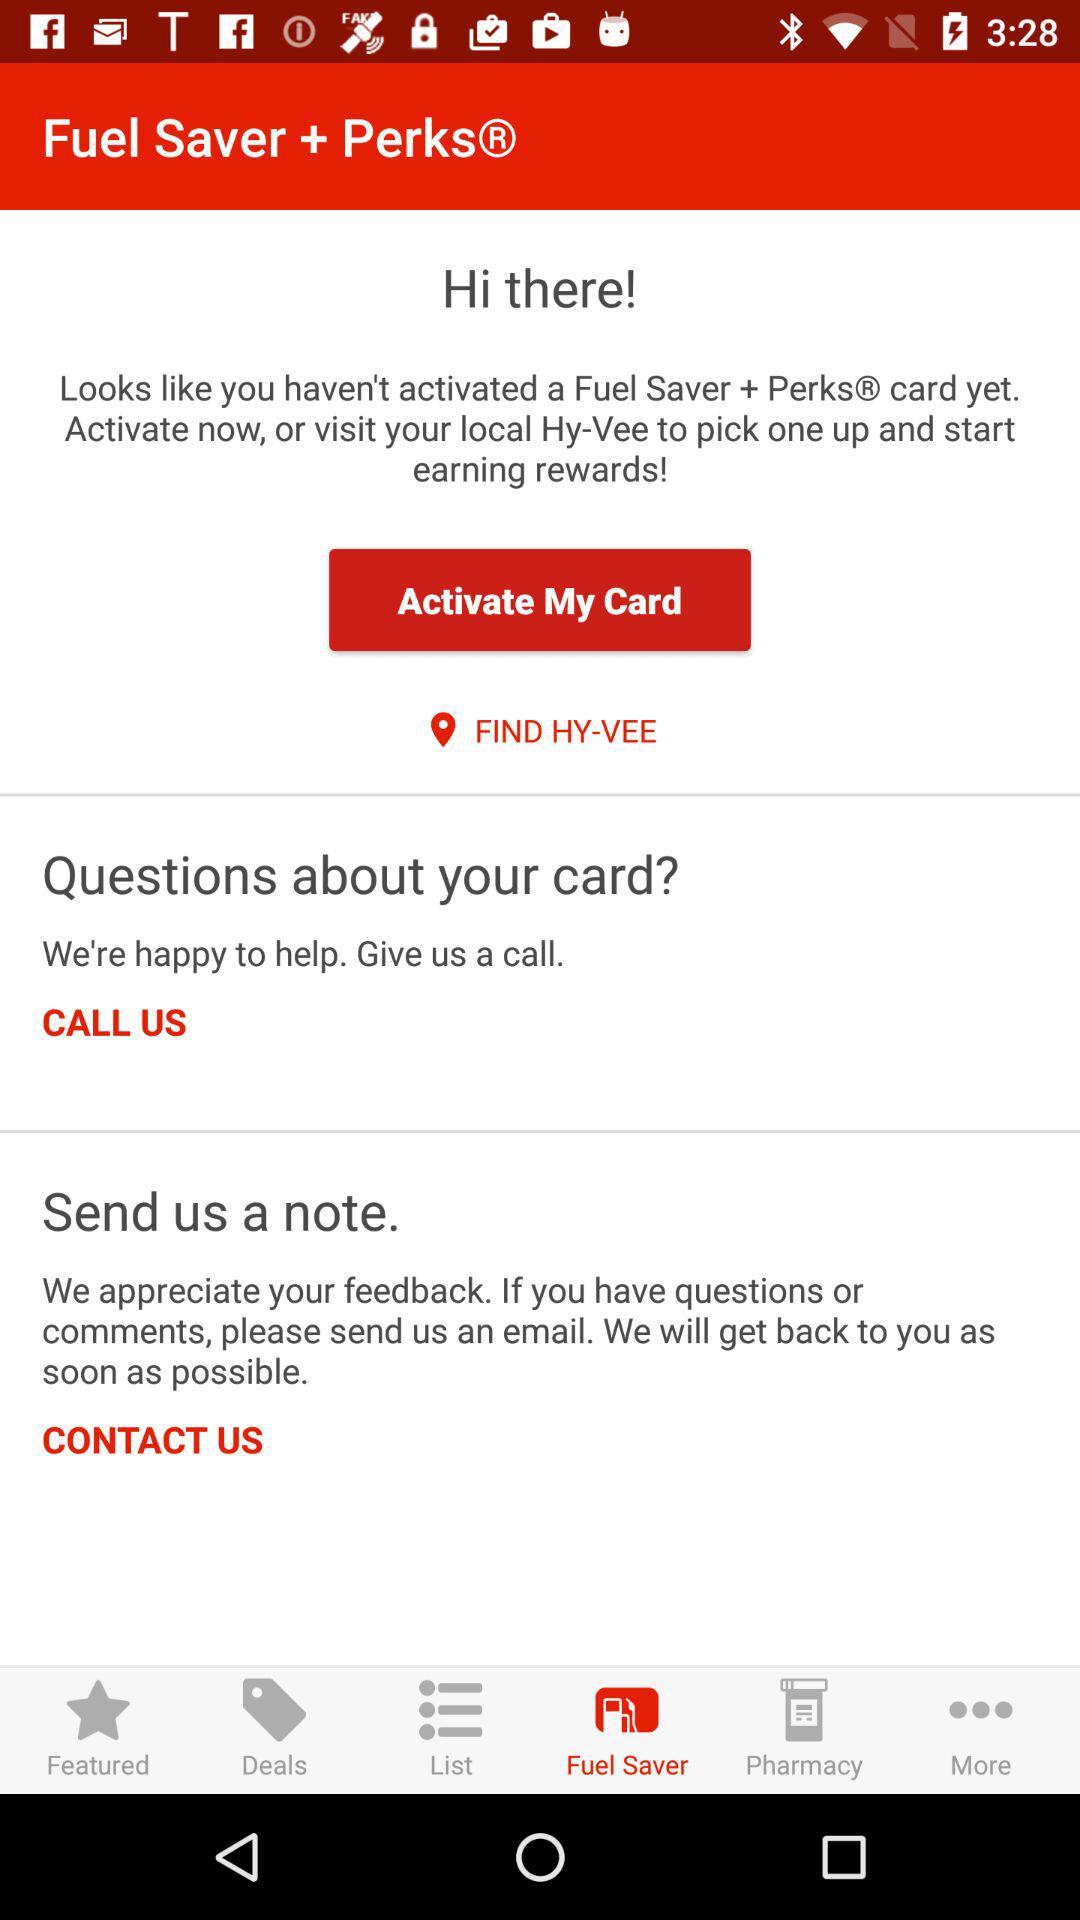 The width and height of the screenshot is (1080, 1920). I want to click on item to the right of the featured icon, so click(274, 1729).